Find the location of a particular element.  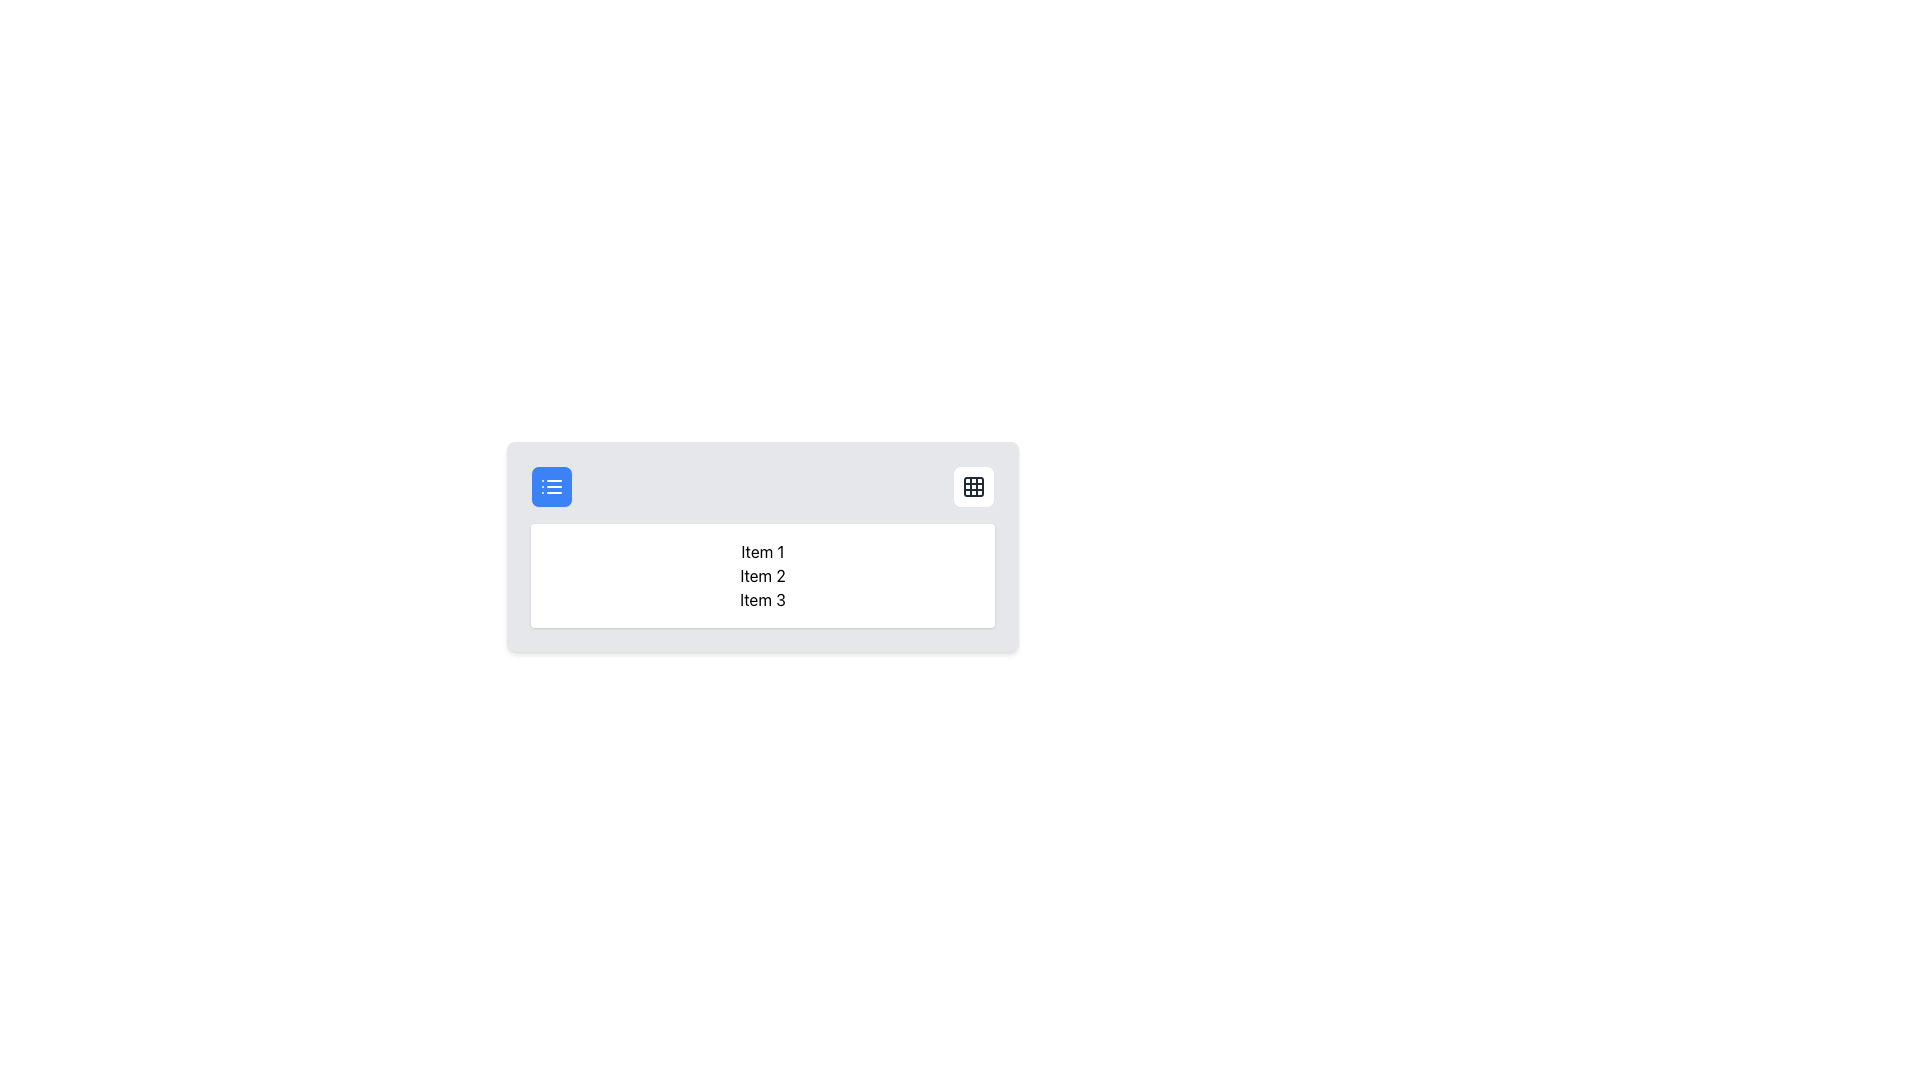

the Text Label labeled 'Item 3', which is the third item in a vertical list of three items, displayed in a simple black font on a plain background, located at the bottom of the list is located at coordinates (762, 599).